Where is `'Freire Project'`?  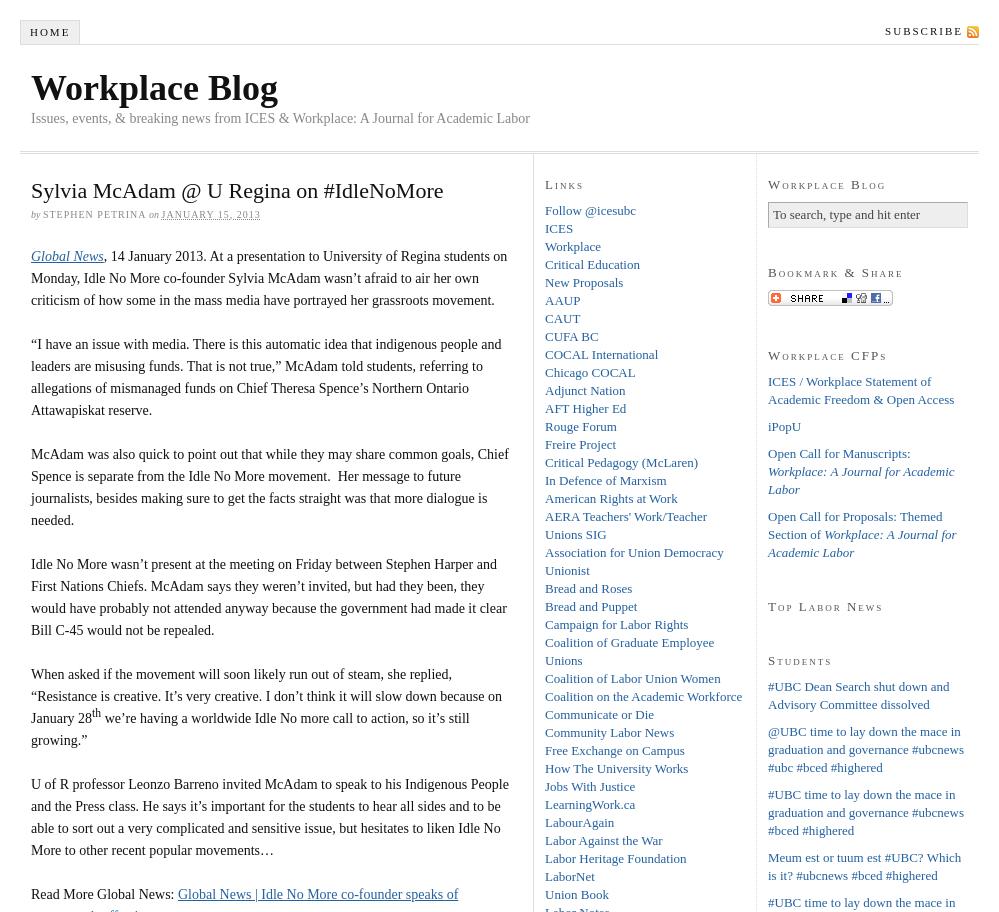
'Freire Project' is located at coordinates (580, 442).